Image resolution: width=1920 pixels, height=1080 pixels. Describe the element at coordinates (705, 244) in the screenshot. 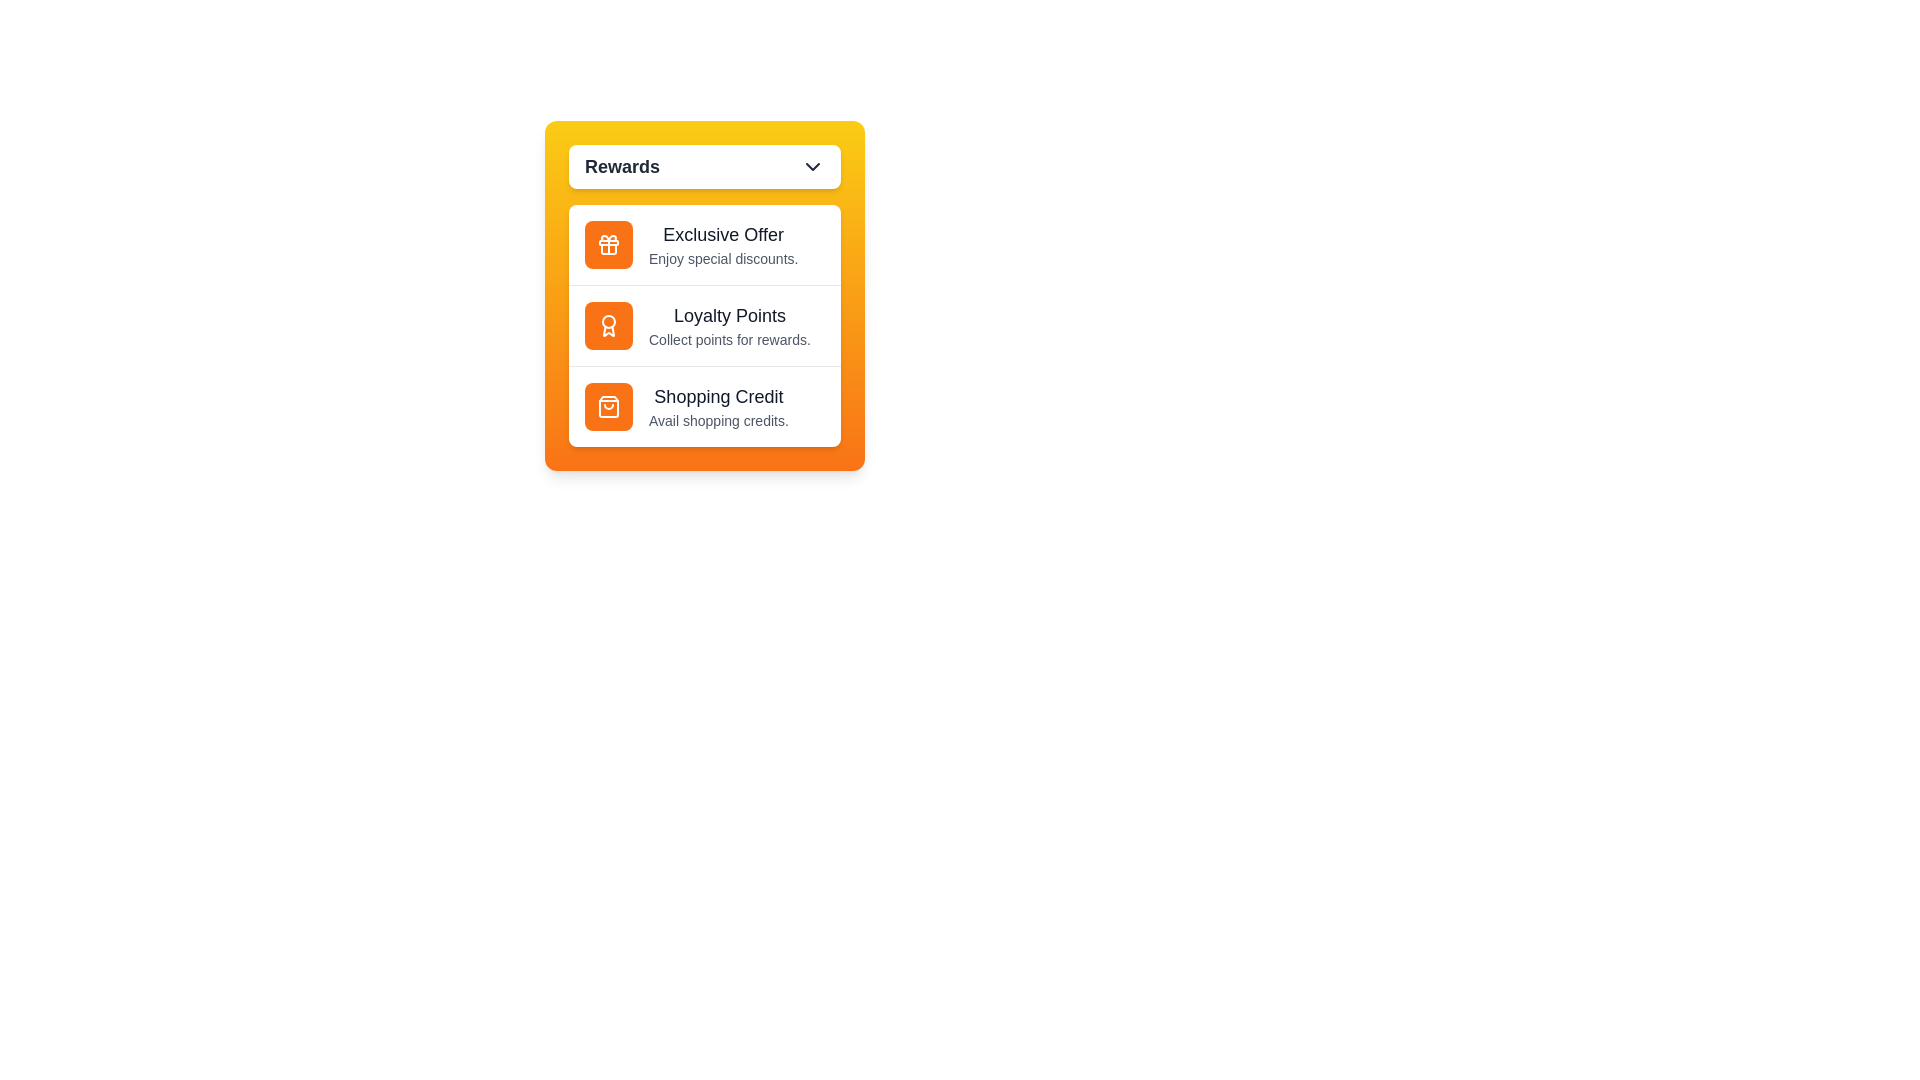

I see `the first informational card in the rewards section, which features a bold 'Exclusive Offer' text and an orange gift icon` at that location.